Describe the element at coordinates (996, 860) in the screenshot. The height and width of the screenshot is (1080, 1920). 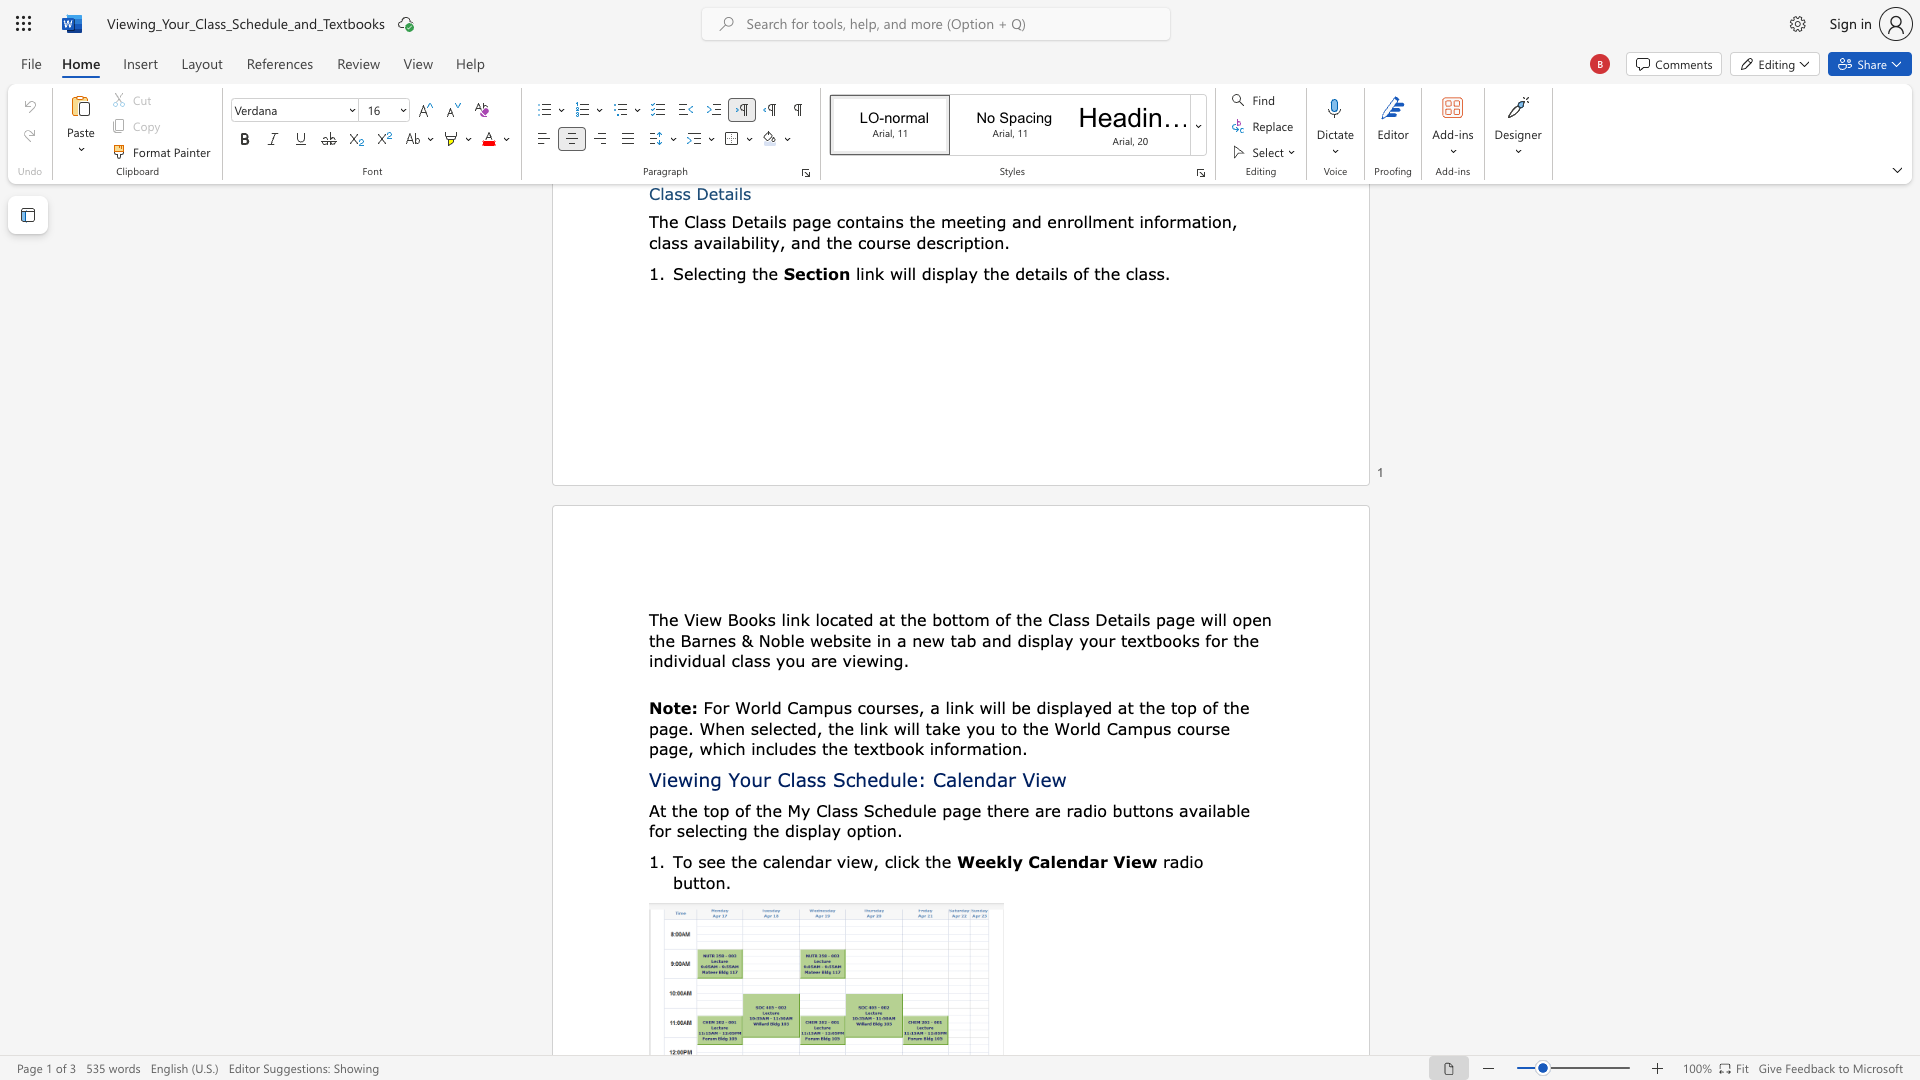
I see `the subset text "kly Cale" within the text "Weekly Calendar View"` at that location.